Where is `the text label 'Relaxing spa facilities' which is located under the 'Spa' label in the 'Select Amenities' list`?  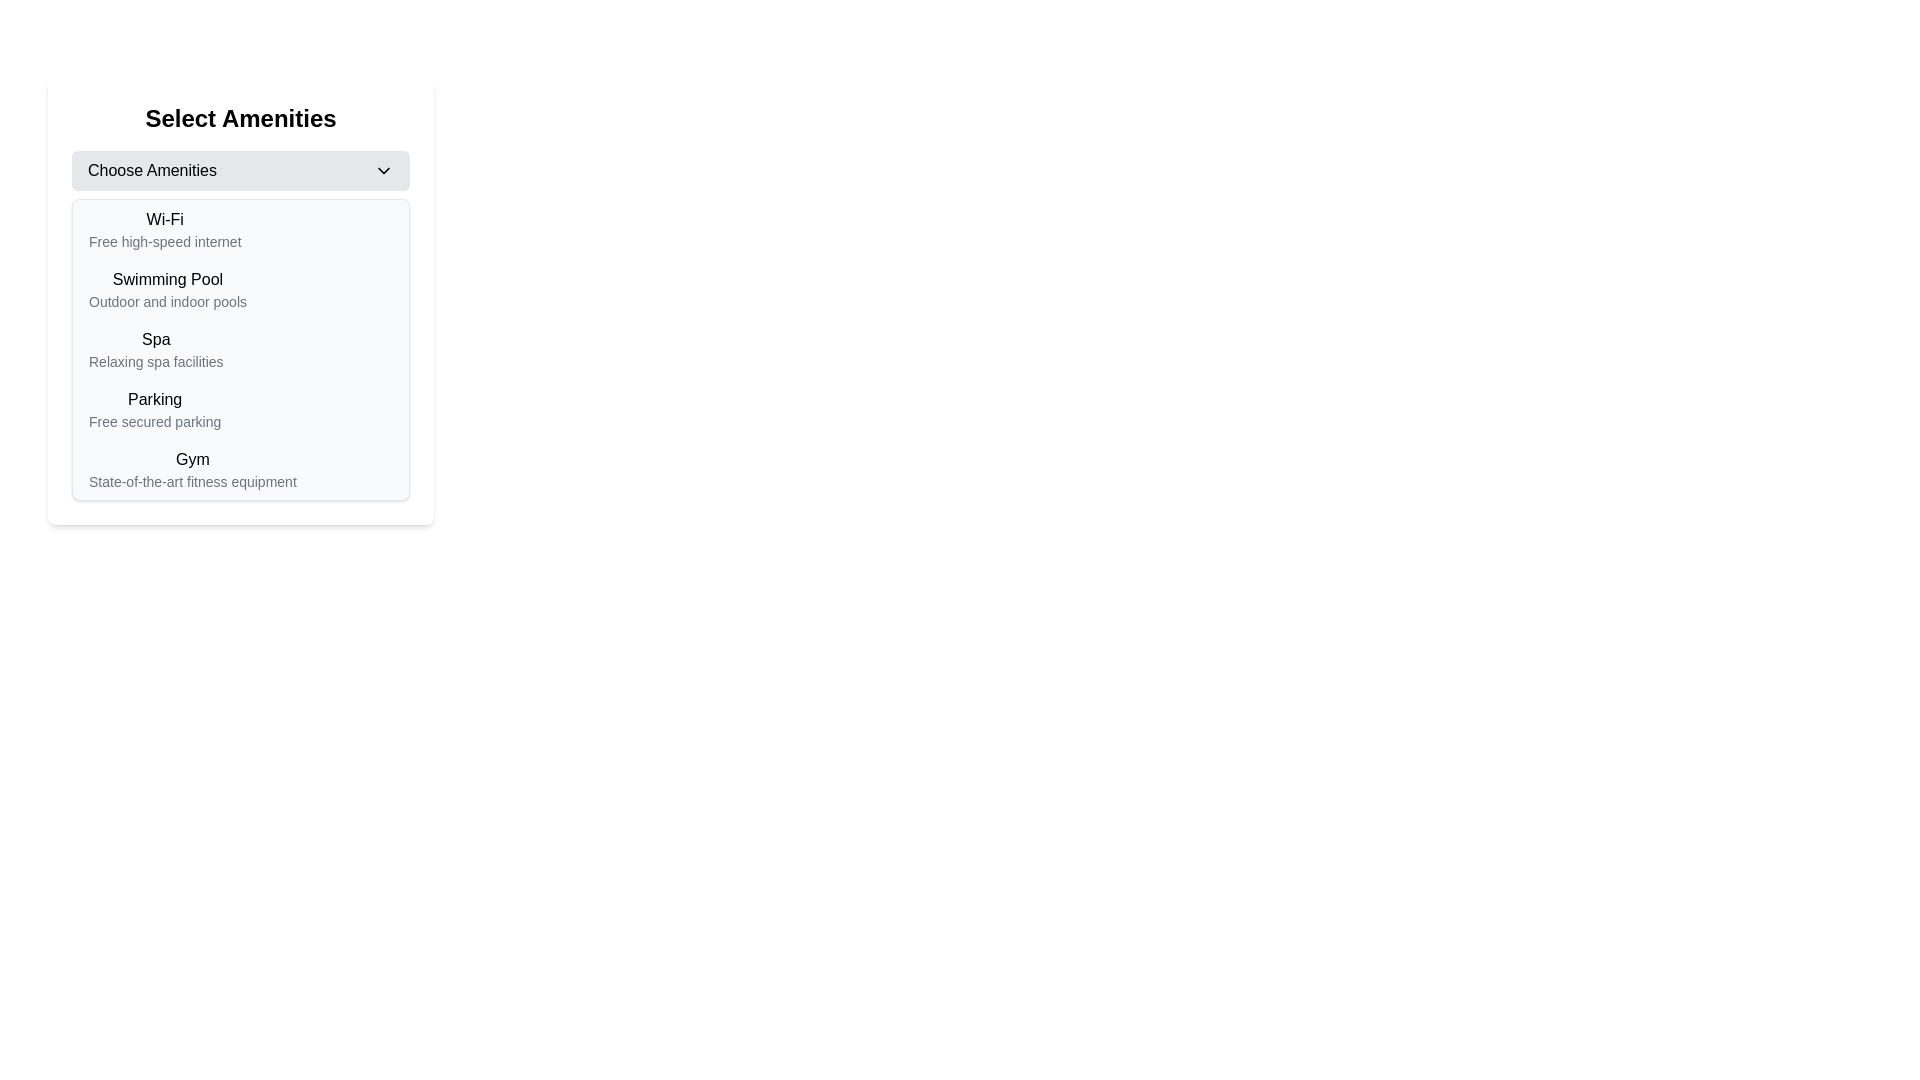
the text label 'Relaxing spa facilities' which is located under the 'Spa' label in the 'Select Amenities' list is located at coordinates (155, 362).